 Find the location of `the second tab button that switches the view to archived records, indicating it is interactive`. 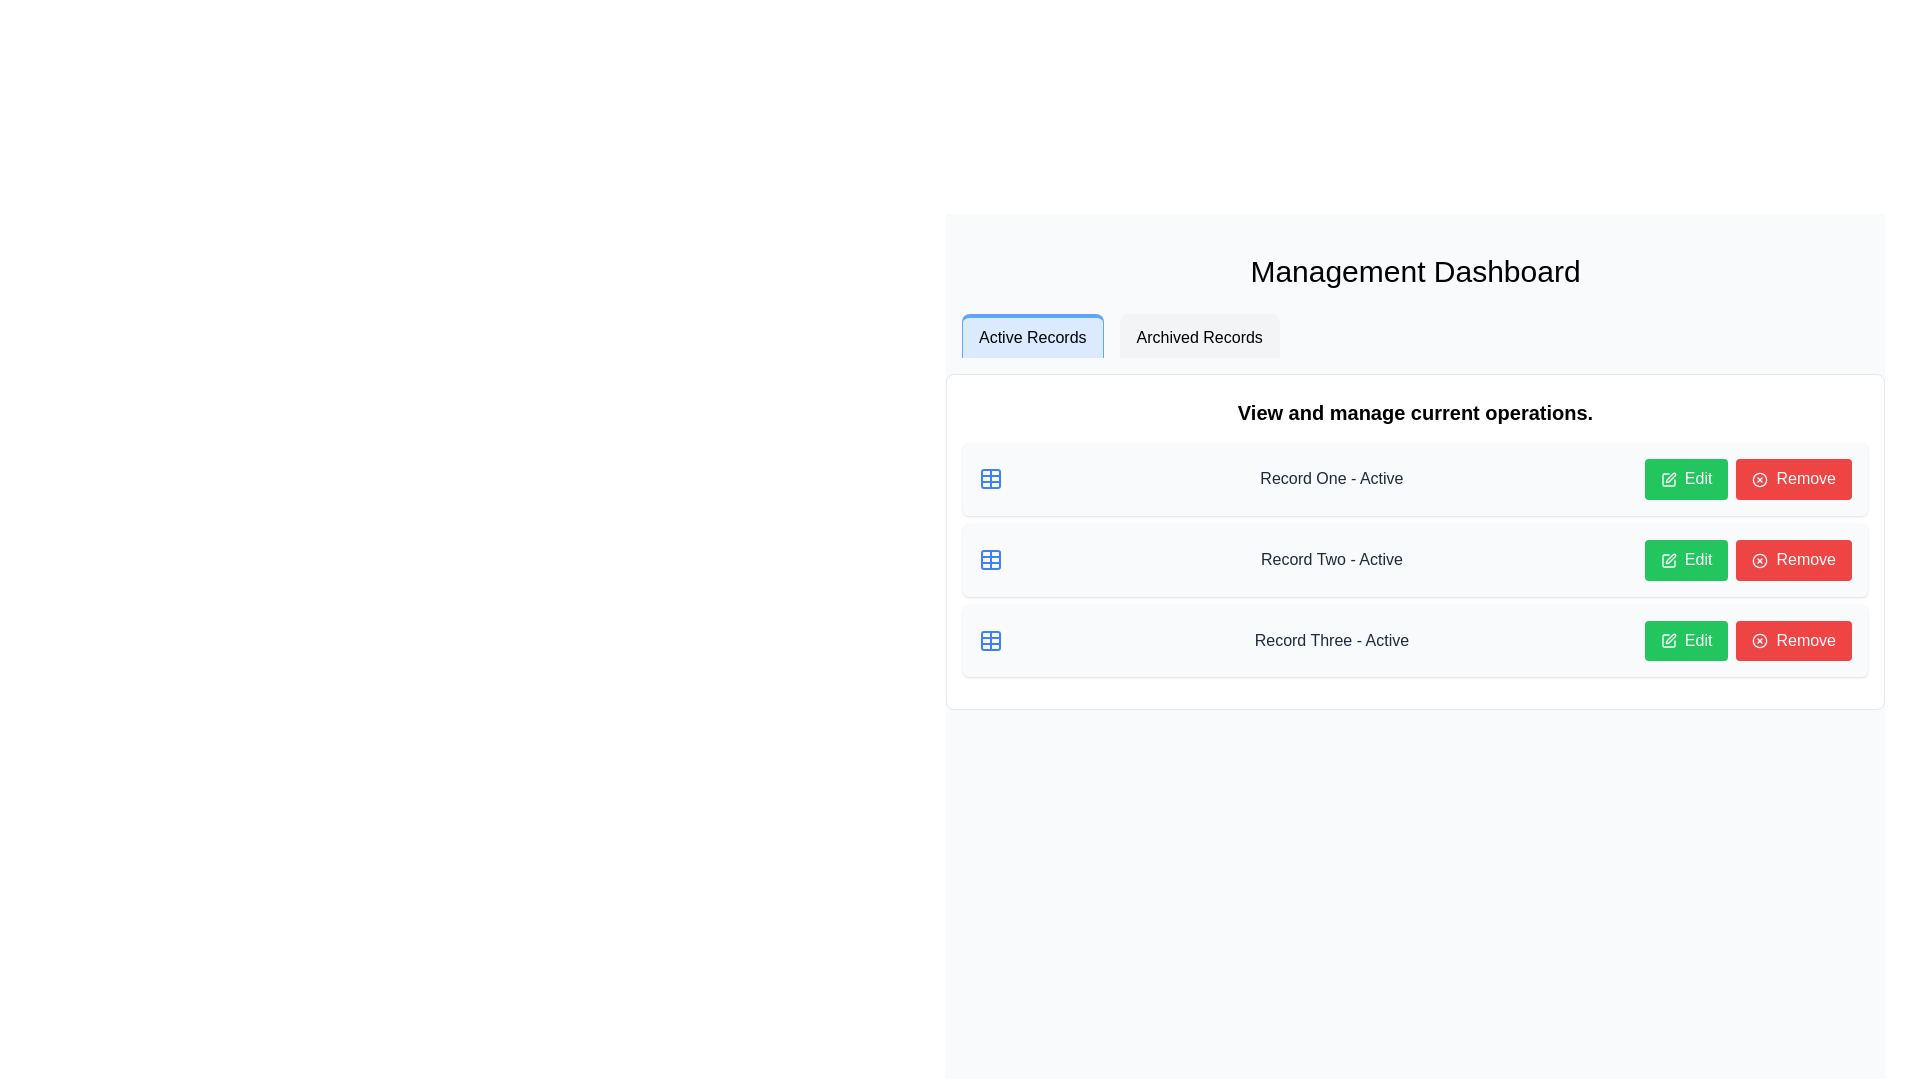

the second tab button that switches the view to archived records, indicating it is interactive is located at coordinates (1199, 334).